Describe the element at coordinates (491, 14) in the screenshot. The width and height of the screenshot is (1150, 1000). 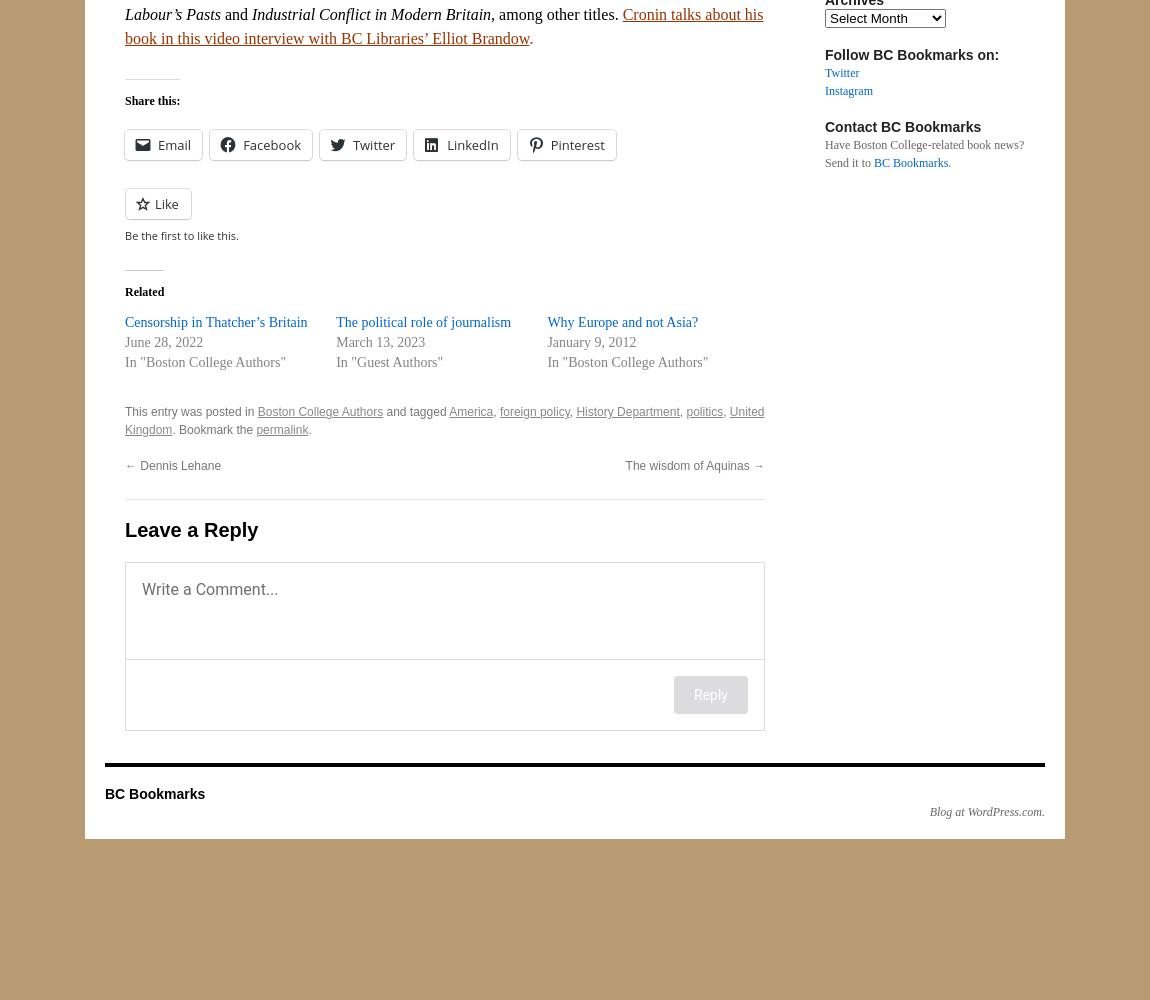
I see `', among other titles.'` at that location.